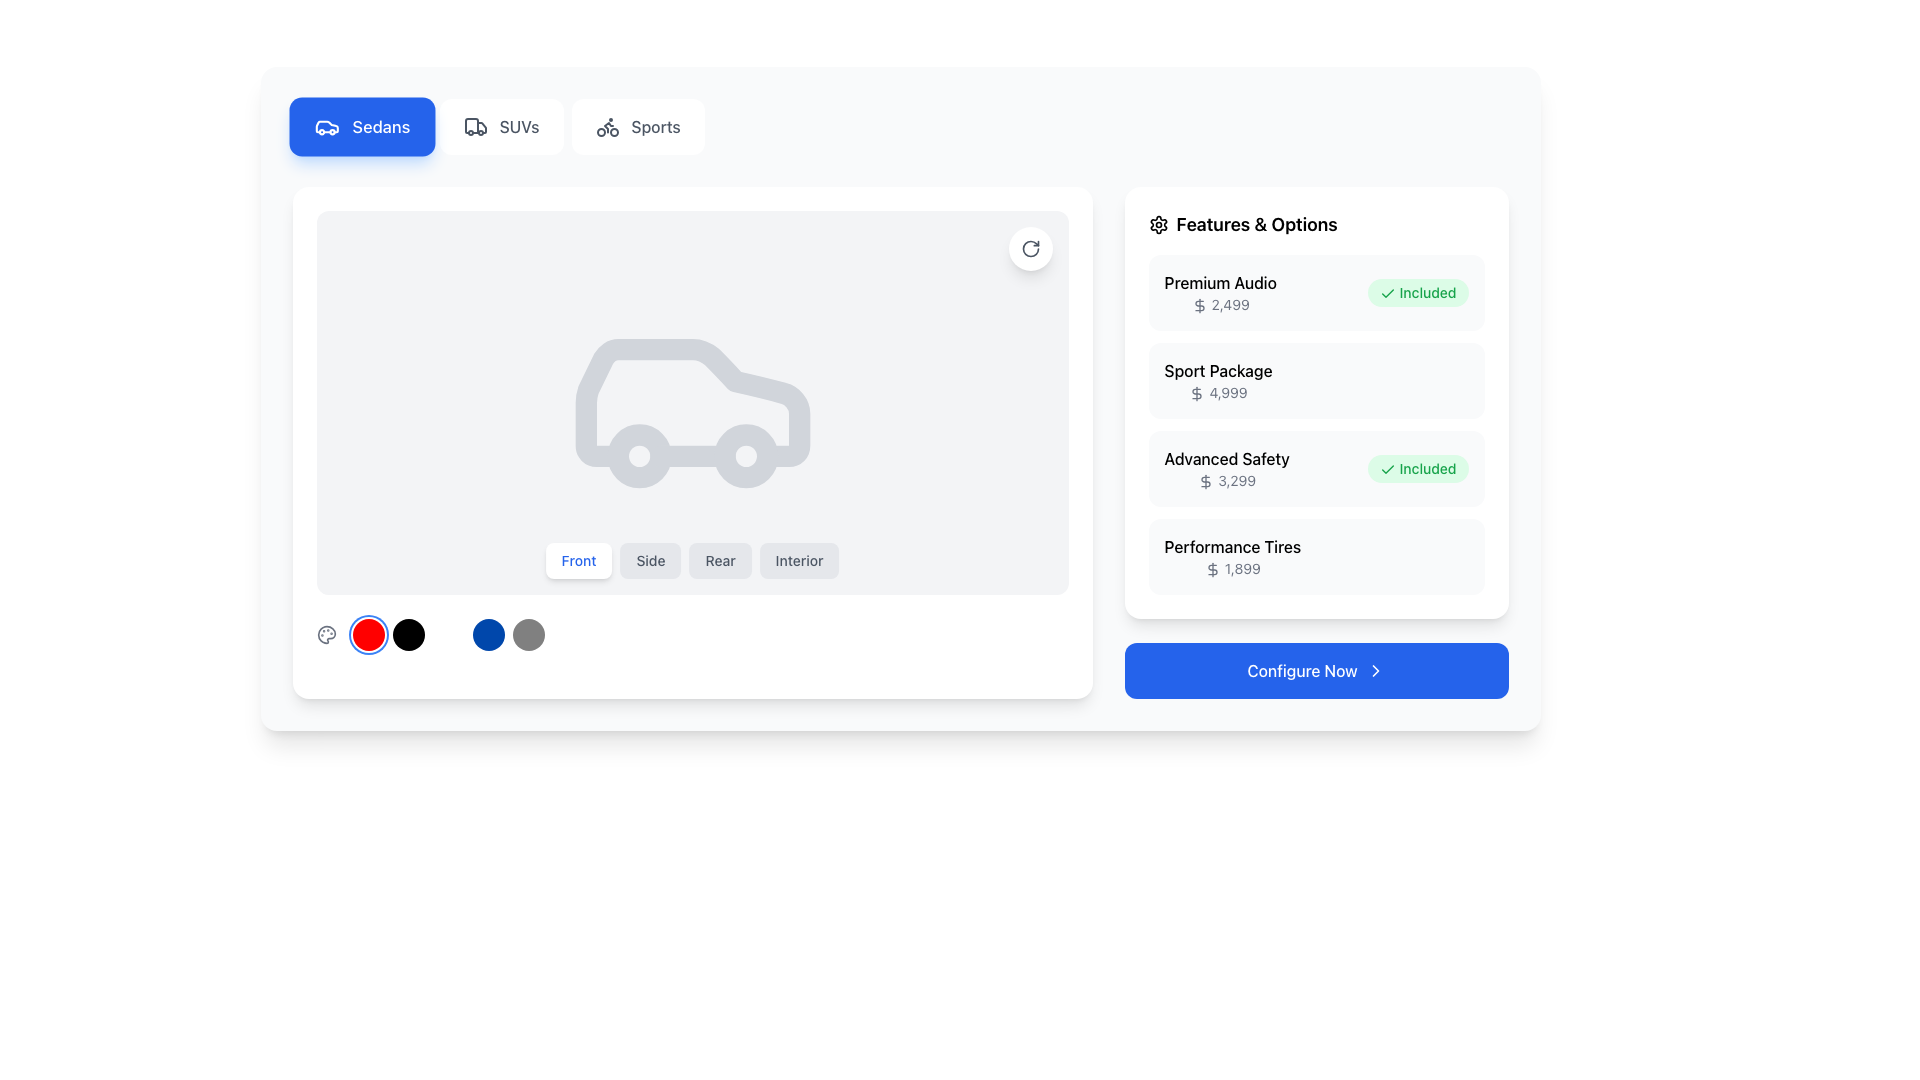  I want to click on the settings icon located to the immediate left of the text 'Features & Options' in the top-right corner of the main interface area, so click(1158, 224).